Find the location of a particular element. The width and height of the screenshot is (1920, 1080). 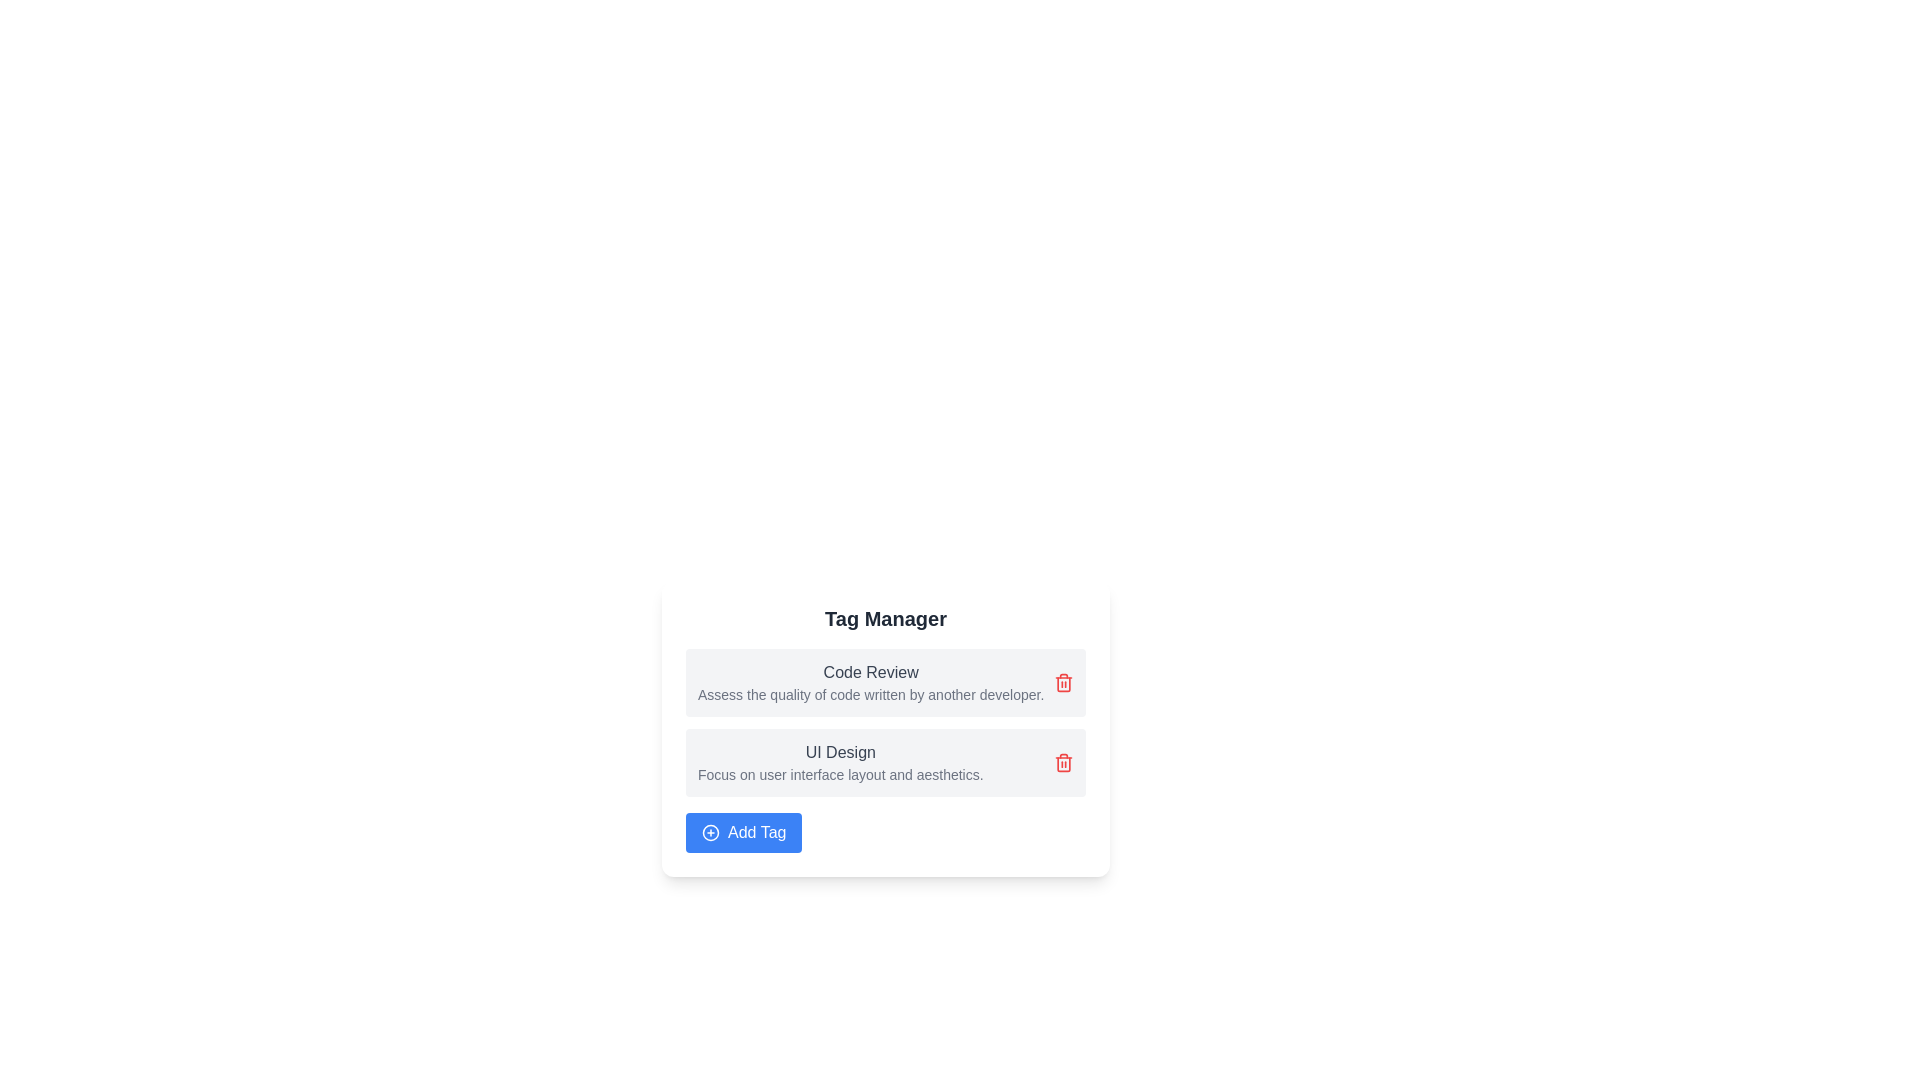

the delete button located at the top right corner of the tag entry labeled 'Code Review' is located at coordinates (1063, 681).